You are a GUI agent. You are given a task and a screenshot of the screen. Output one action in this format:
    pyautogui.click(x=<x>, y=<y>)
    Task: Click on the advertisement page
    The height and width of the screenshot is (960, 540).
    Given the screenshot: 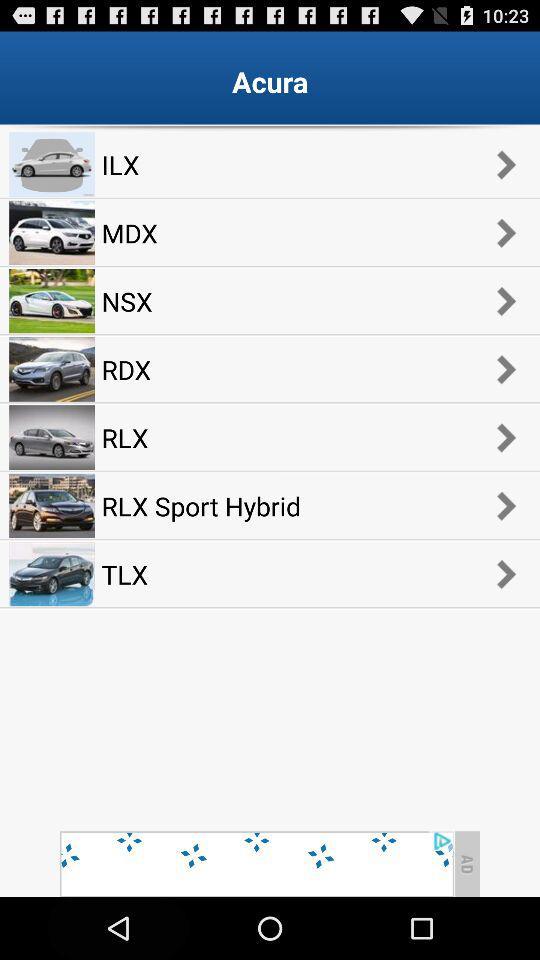 What is the action you would take?
    pyautogui.click(x=256, y=863)
    